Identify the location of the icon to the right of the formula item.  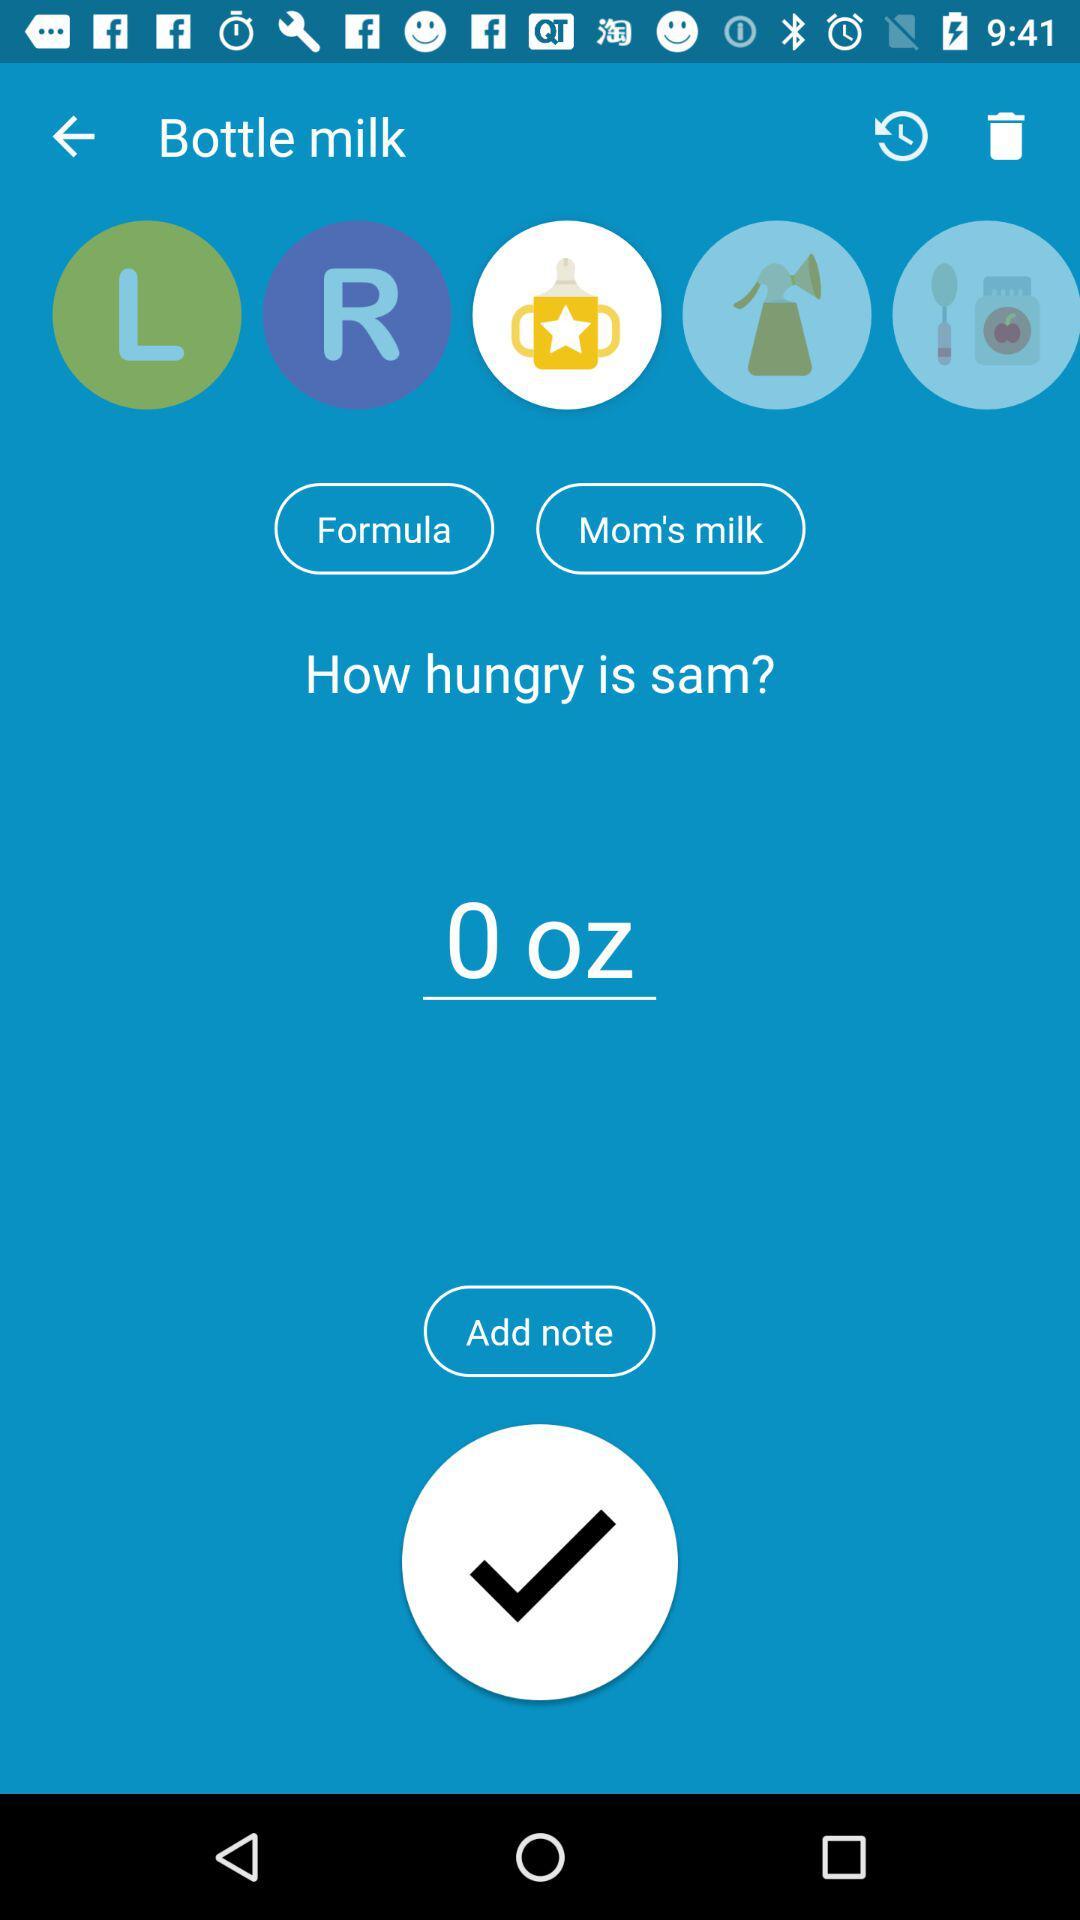
(670, 528).